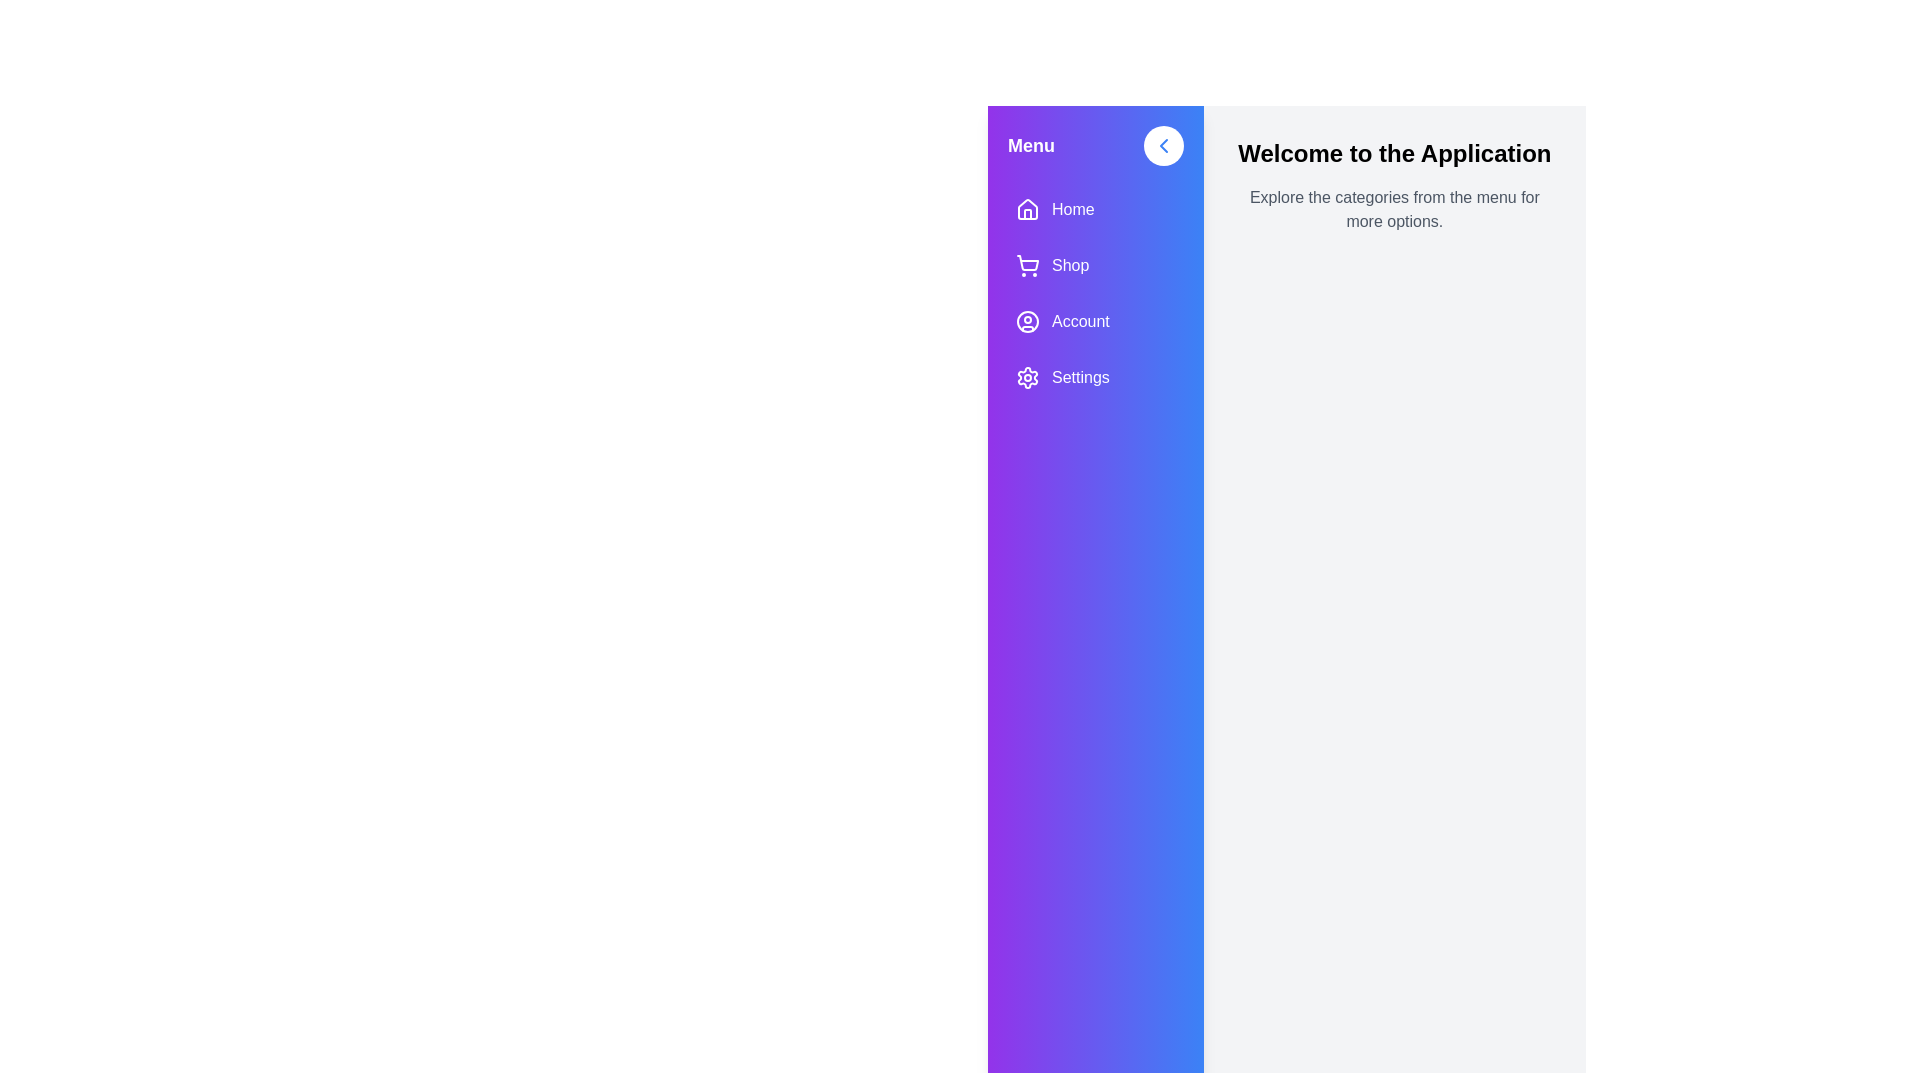 The width and height of the screenshot is (1920, 1080). I want to click on the 'Settings' icon located in the sidebar menu, which is the last icon below the 'Account' label, so click(1027, 378).